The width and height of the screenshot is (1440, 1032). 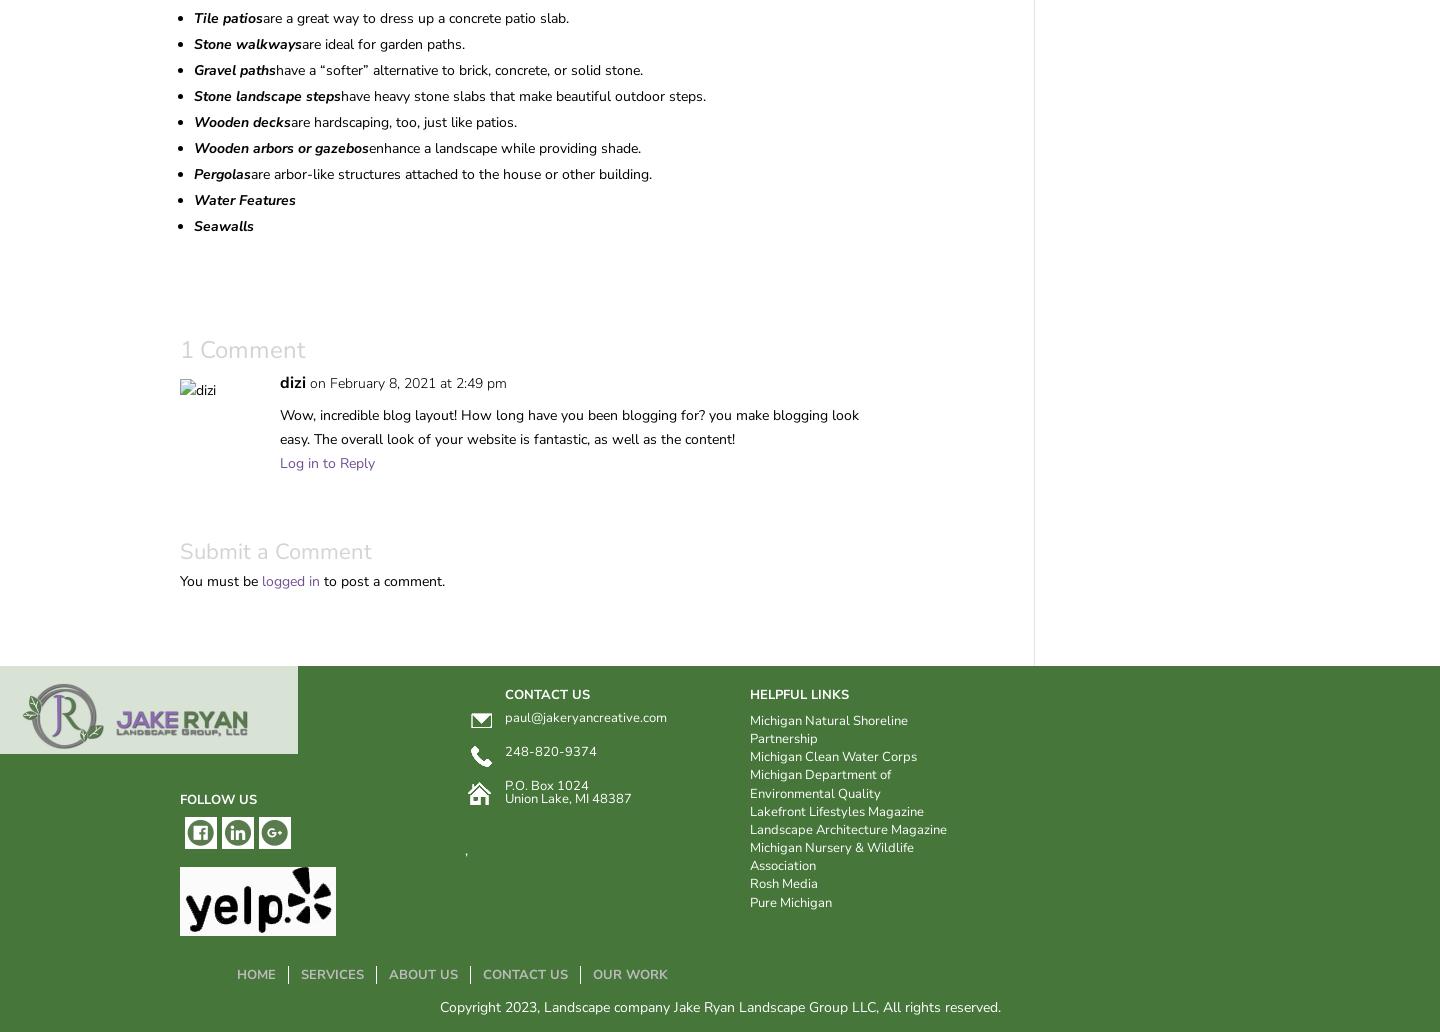 What do you see at coordinates (415, 18) in the screenshot?
I see `'are a great way to dress up a concrete patio slab.'` at bounding box center [415, 18].